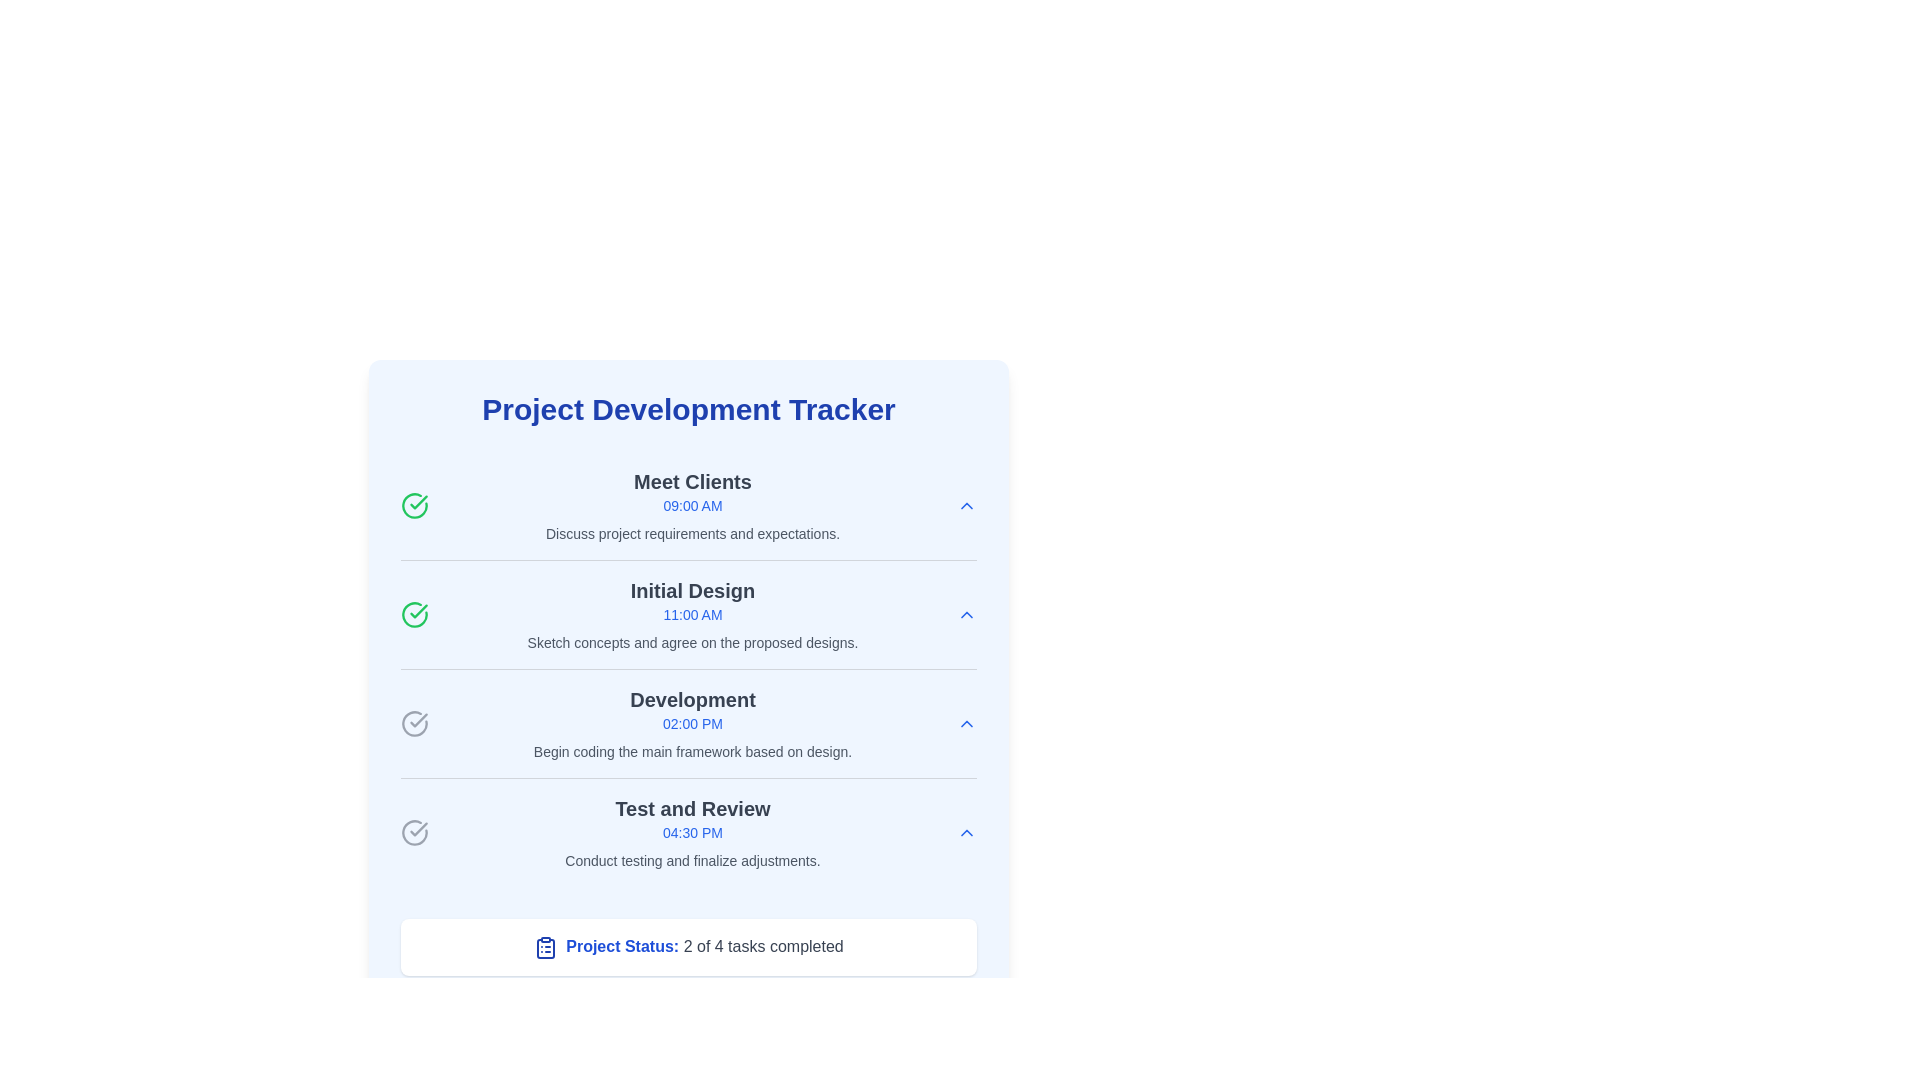 This screenshot has height=1080, width=1920. Describe the element at coordinates (692, 724) in the screenshot. I see `details of the Task item element in the 'Project Development Tracker' section, located between 'Initial Design' and 'Test and Review'` at that location.